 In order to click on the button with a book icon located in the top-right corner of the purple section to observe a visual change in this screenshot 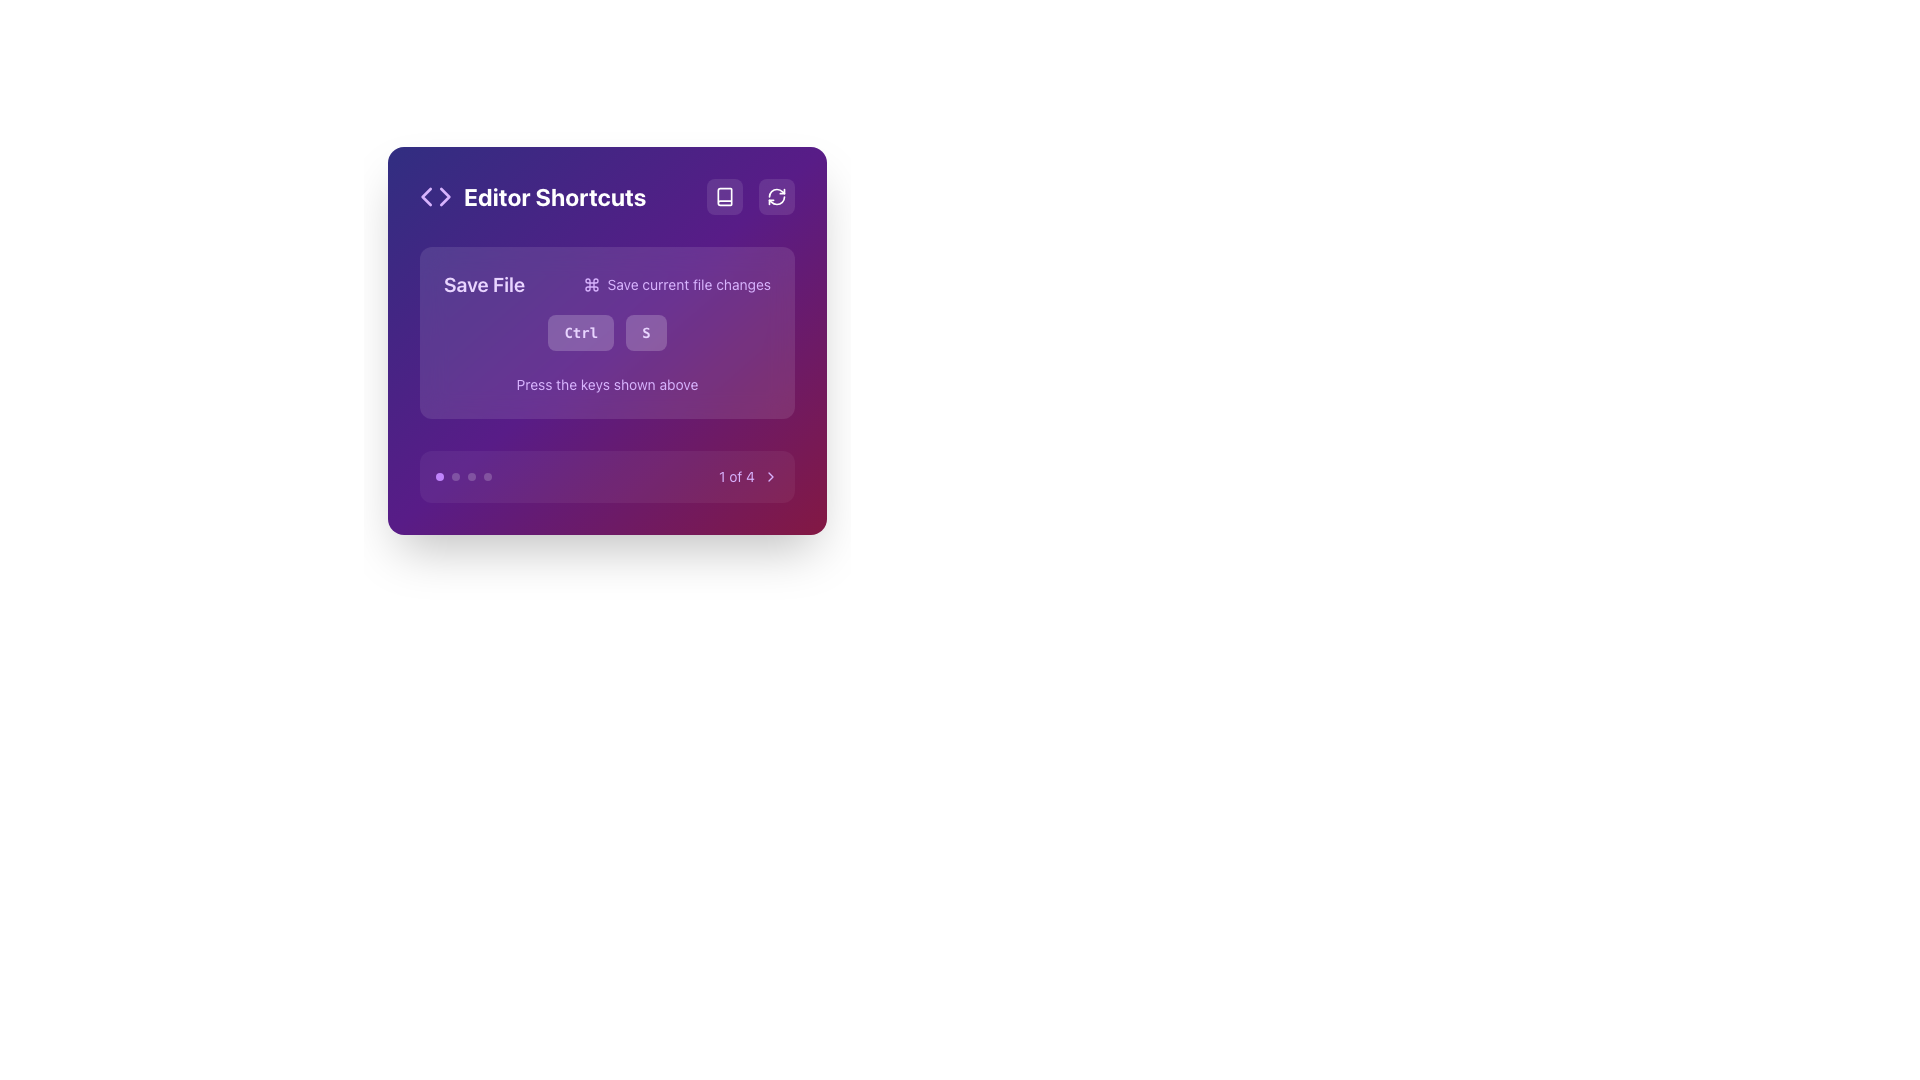, I will do `click(723, 196)`.